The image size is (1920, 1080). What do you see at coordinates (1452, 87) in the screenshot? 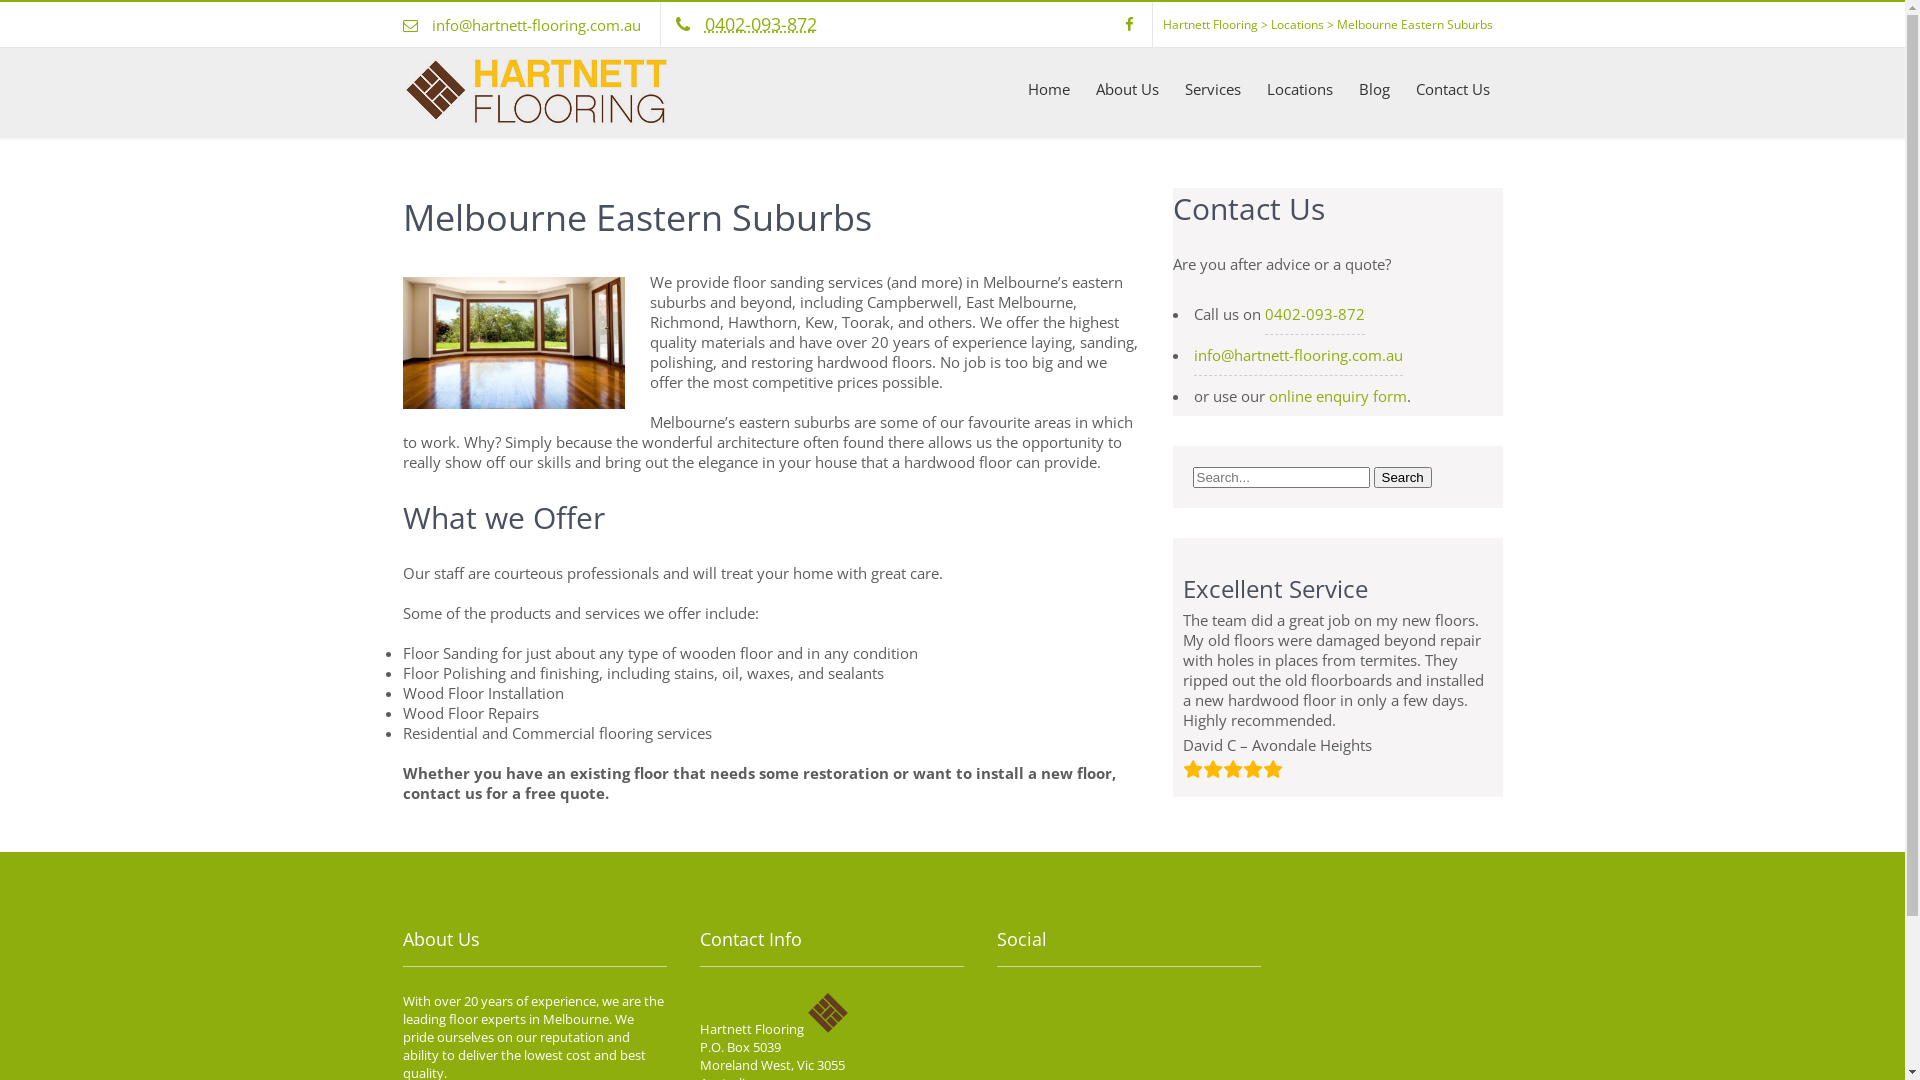
I see `'Contact Us'` at bounding box center [1452, 87].